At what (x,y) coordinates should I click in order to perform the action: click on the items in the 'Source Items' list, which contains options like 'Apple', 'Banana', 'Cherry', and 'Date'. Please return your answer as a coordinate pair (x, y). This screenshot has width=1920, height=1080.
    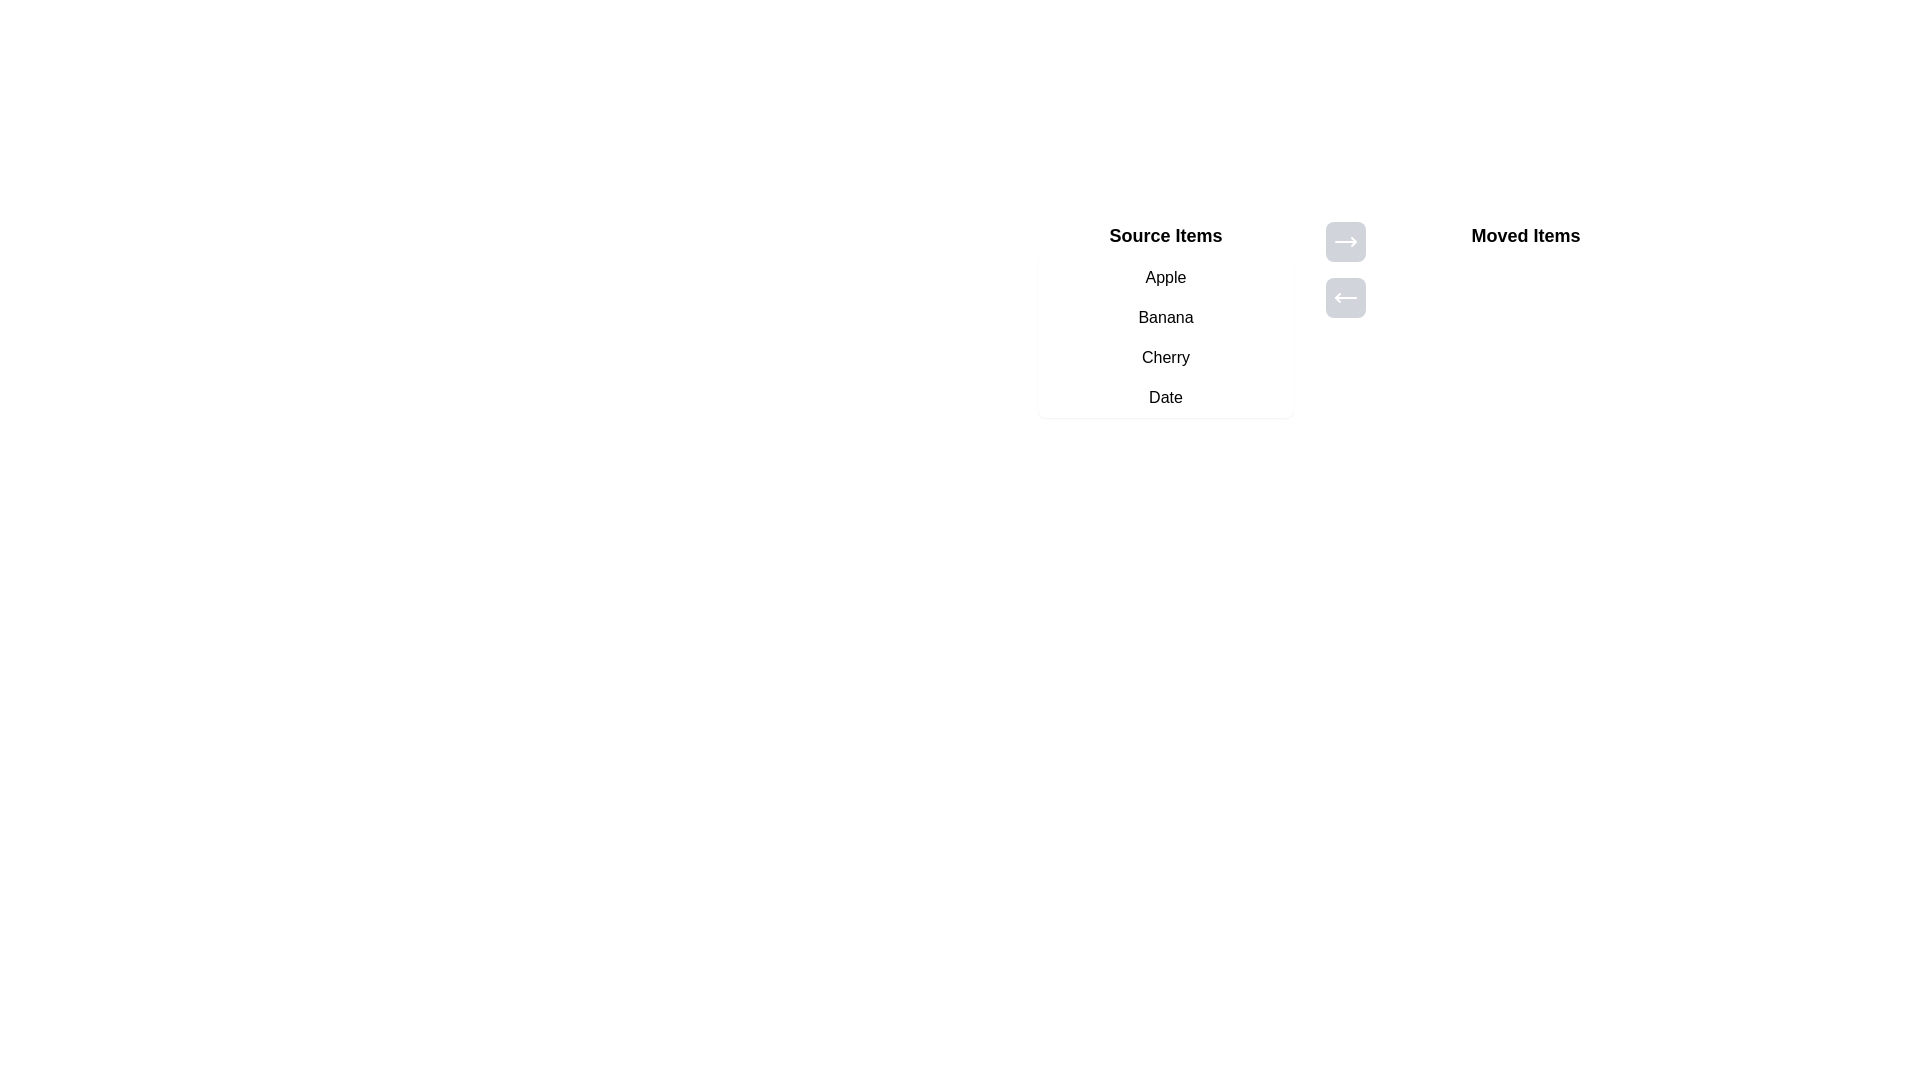
    Looking at the image, I should click on (1166, 319).